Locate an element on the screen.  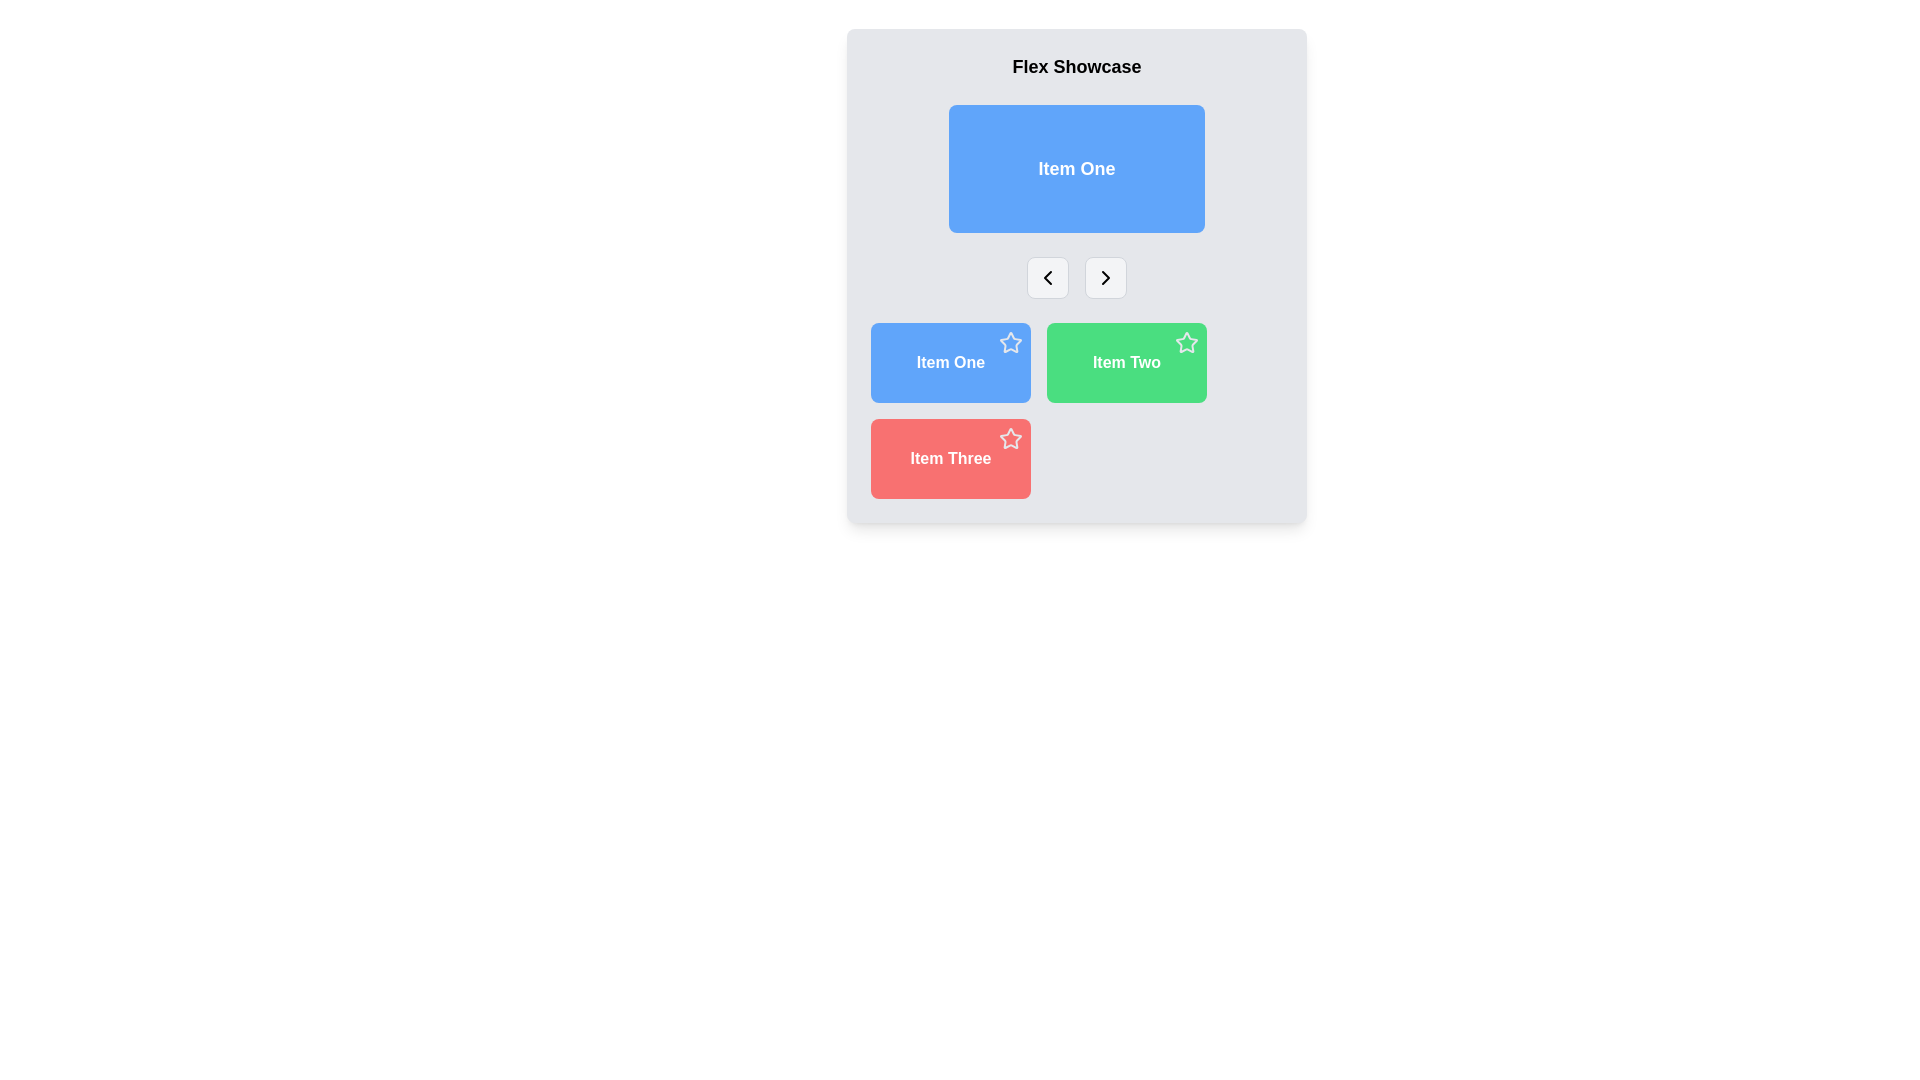
the interactive button in the top-right corner of the blue block labeled 'Item One' is located at coordinates (1011, 342).